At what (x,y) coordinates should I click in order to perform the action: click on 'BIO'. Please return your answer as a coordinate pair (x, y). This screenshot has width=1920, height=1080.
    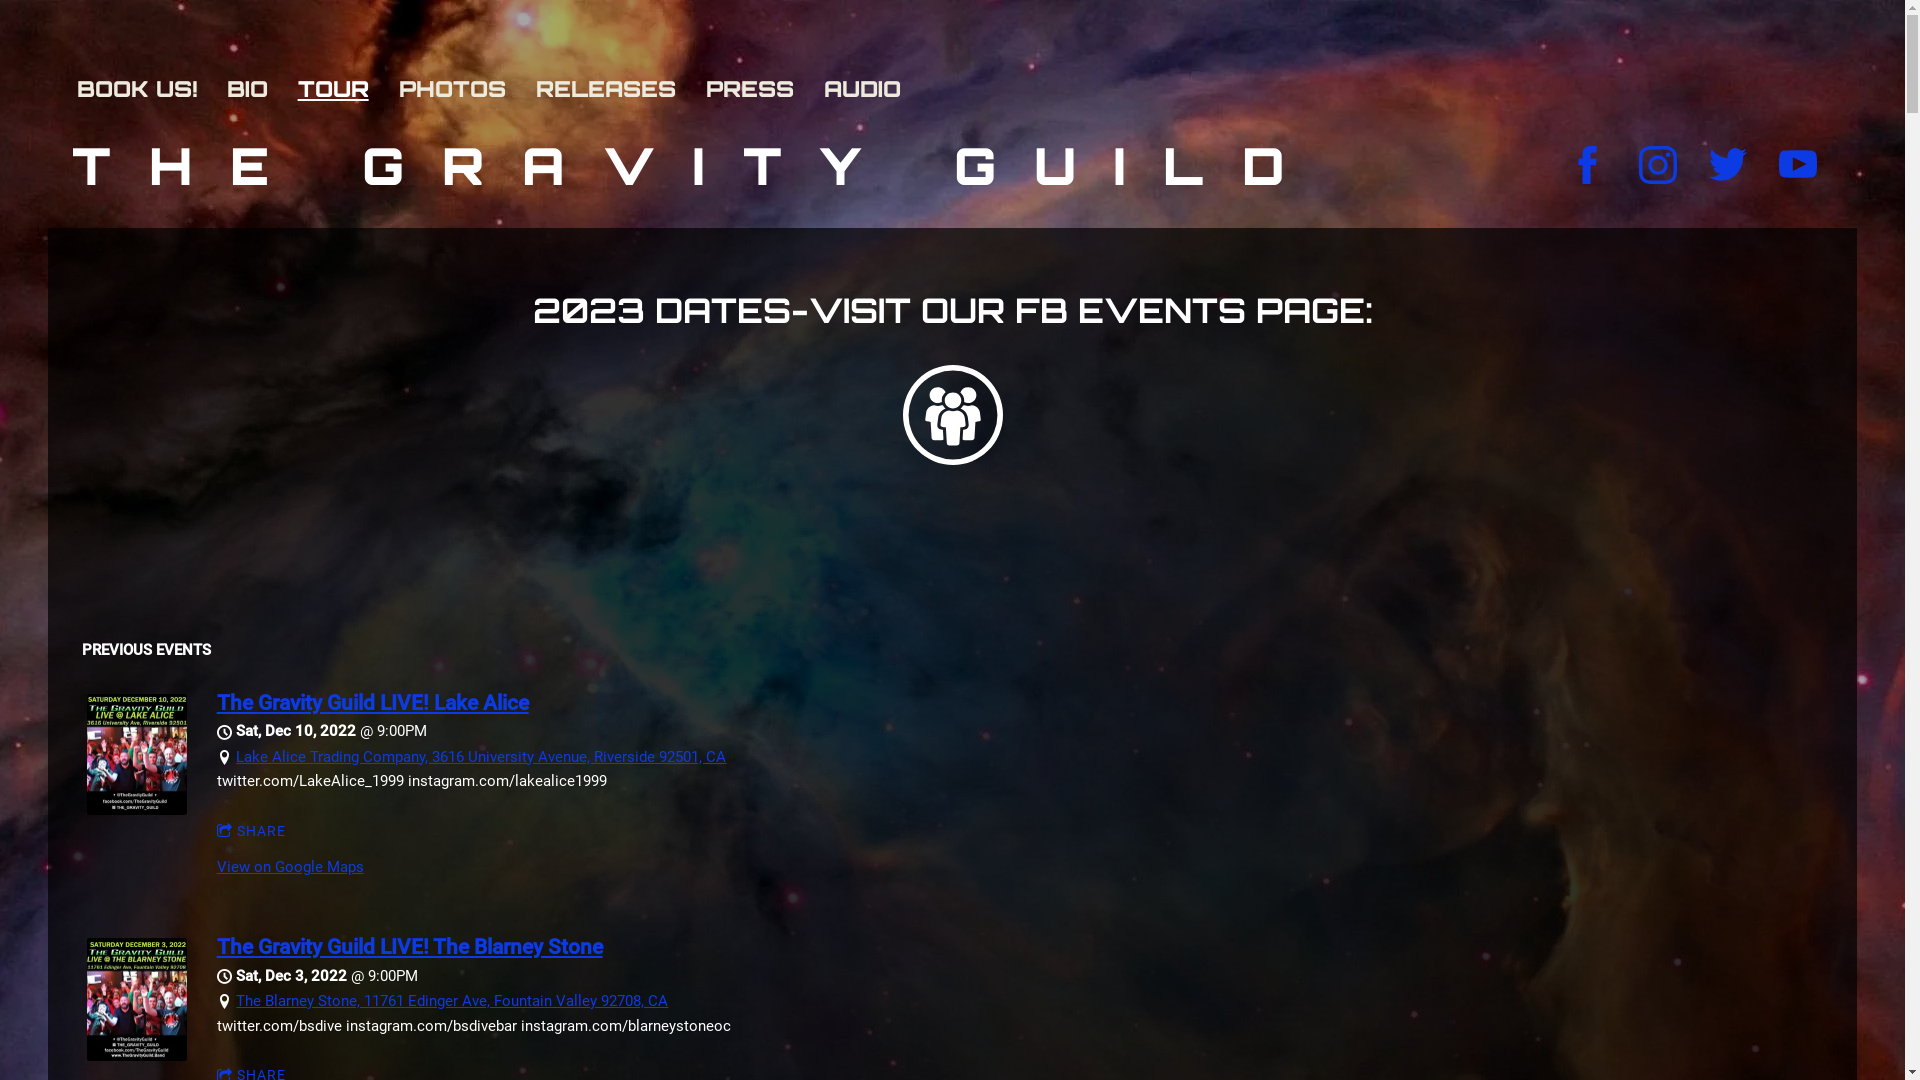
    Looking at the image, I should click on (256, 87).